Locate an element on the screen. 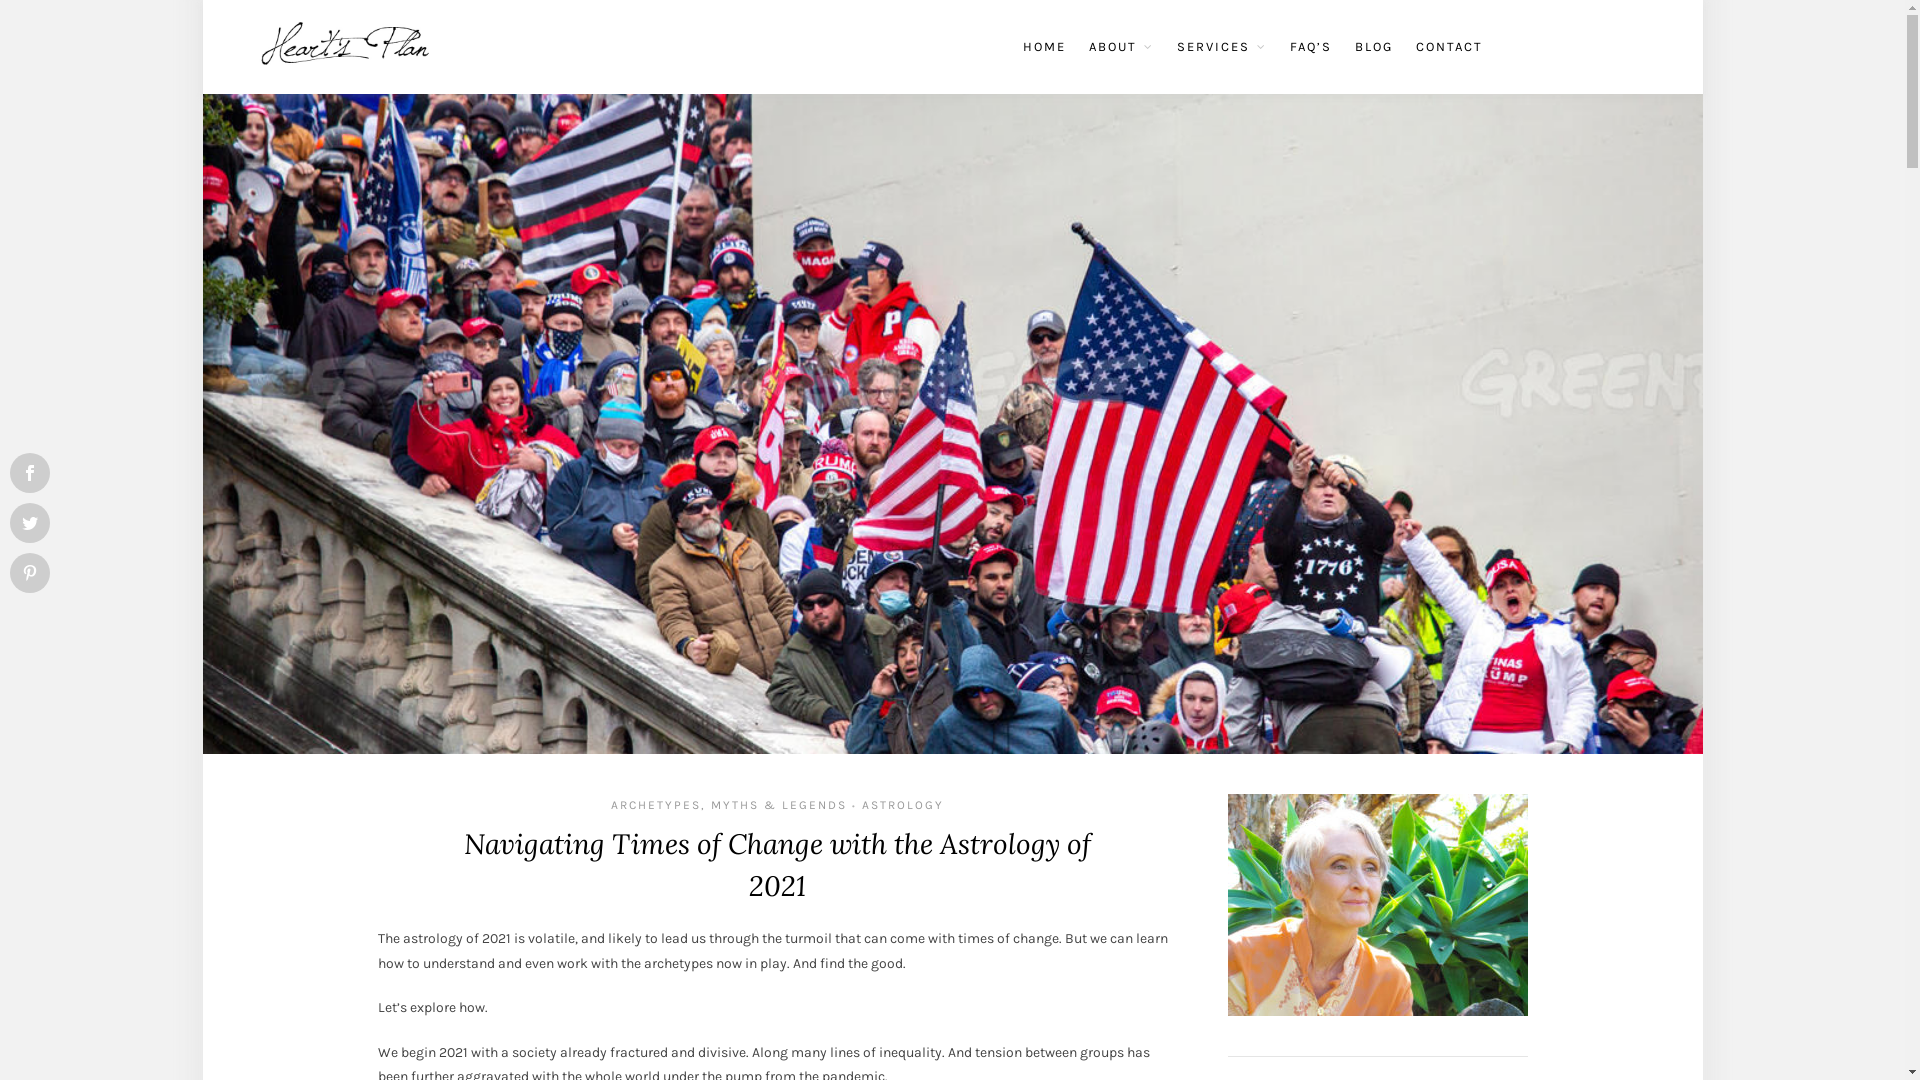 Image resolution: width=1920 pixels, height=1080 pixels. 'CONTACT' is located at coordinates (1449, 45).